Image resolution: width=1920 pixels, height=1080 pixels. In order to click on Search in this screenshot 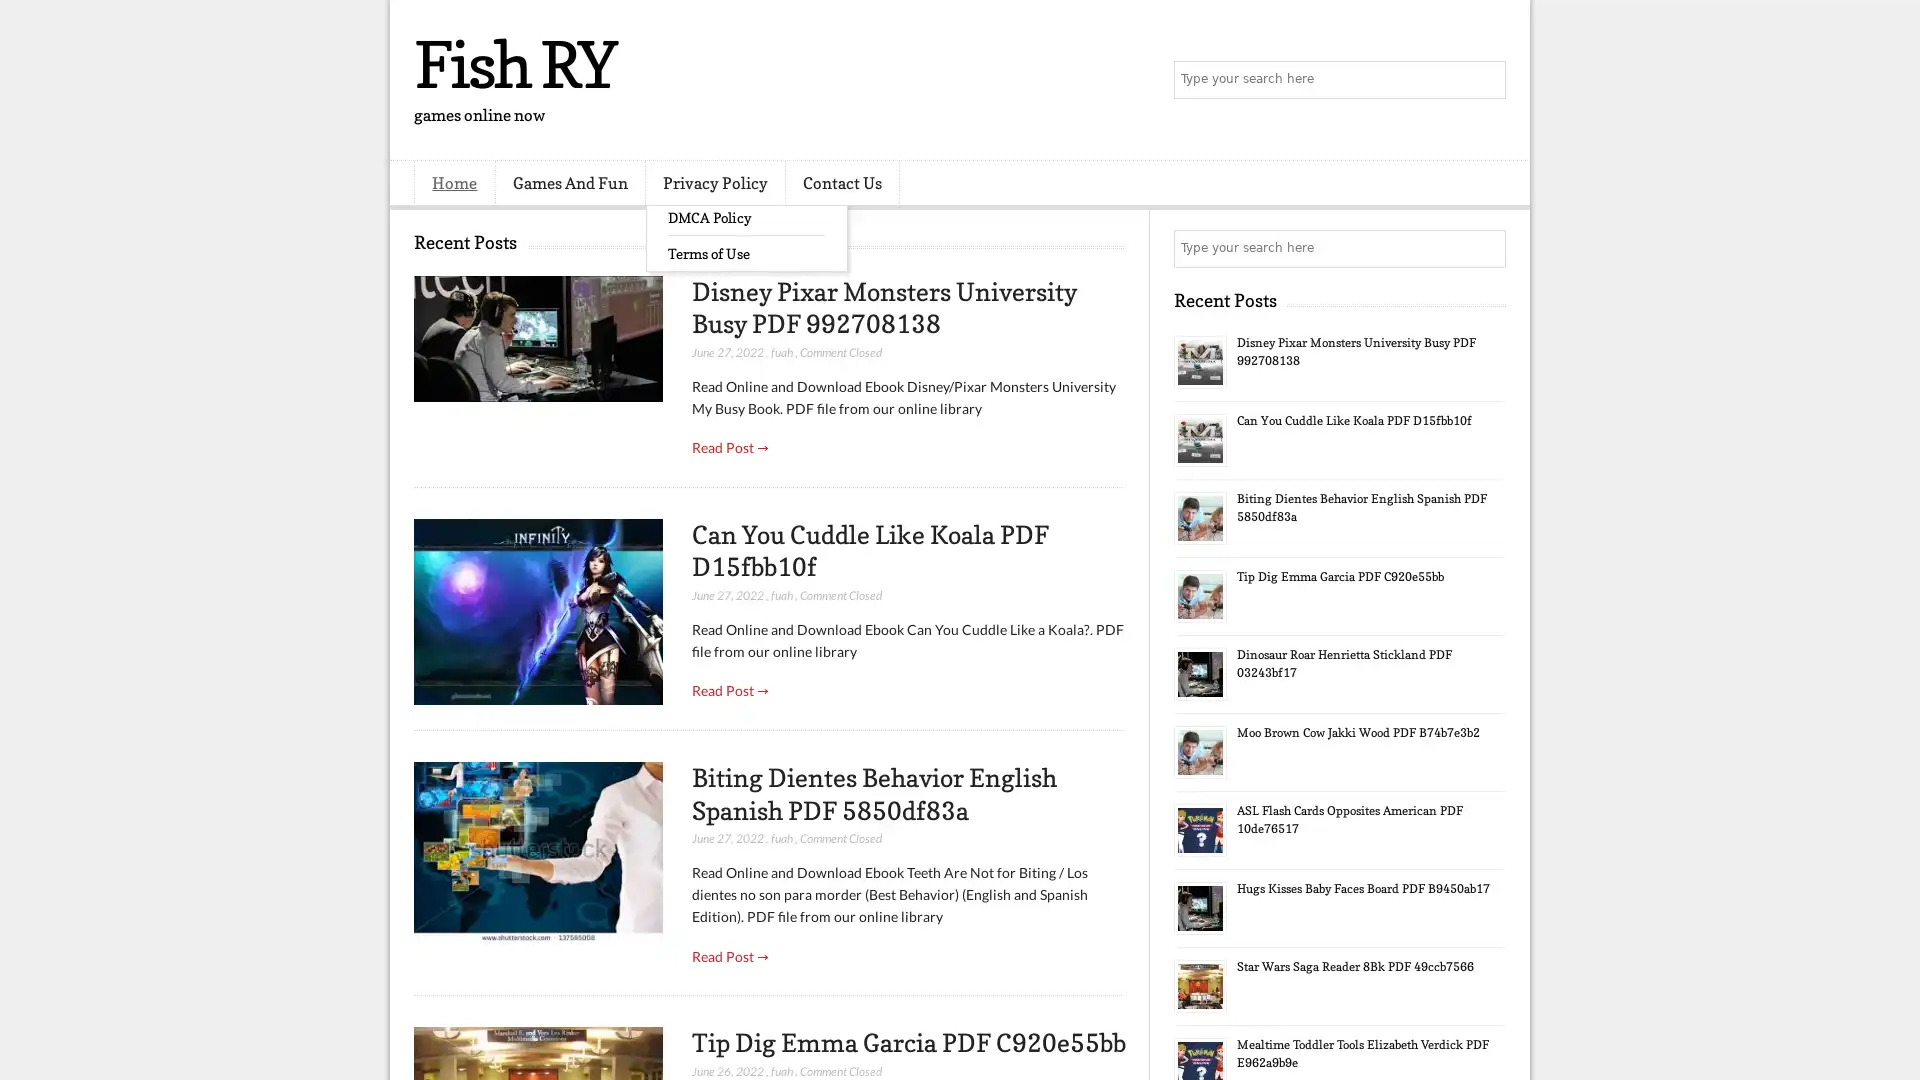, I will do `click(1485, 80)`.